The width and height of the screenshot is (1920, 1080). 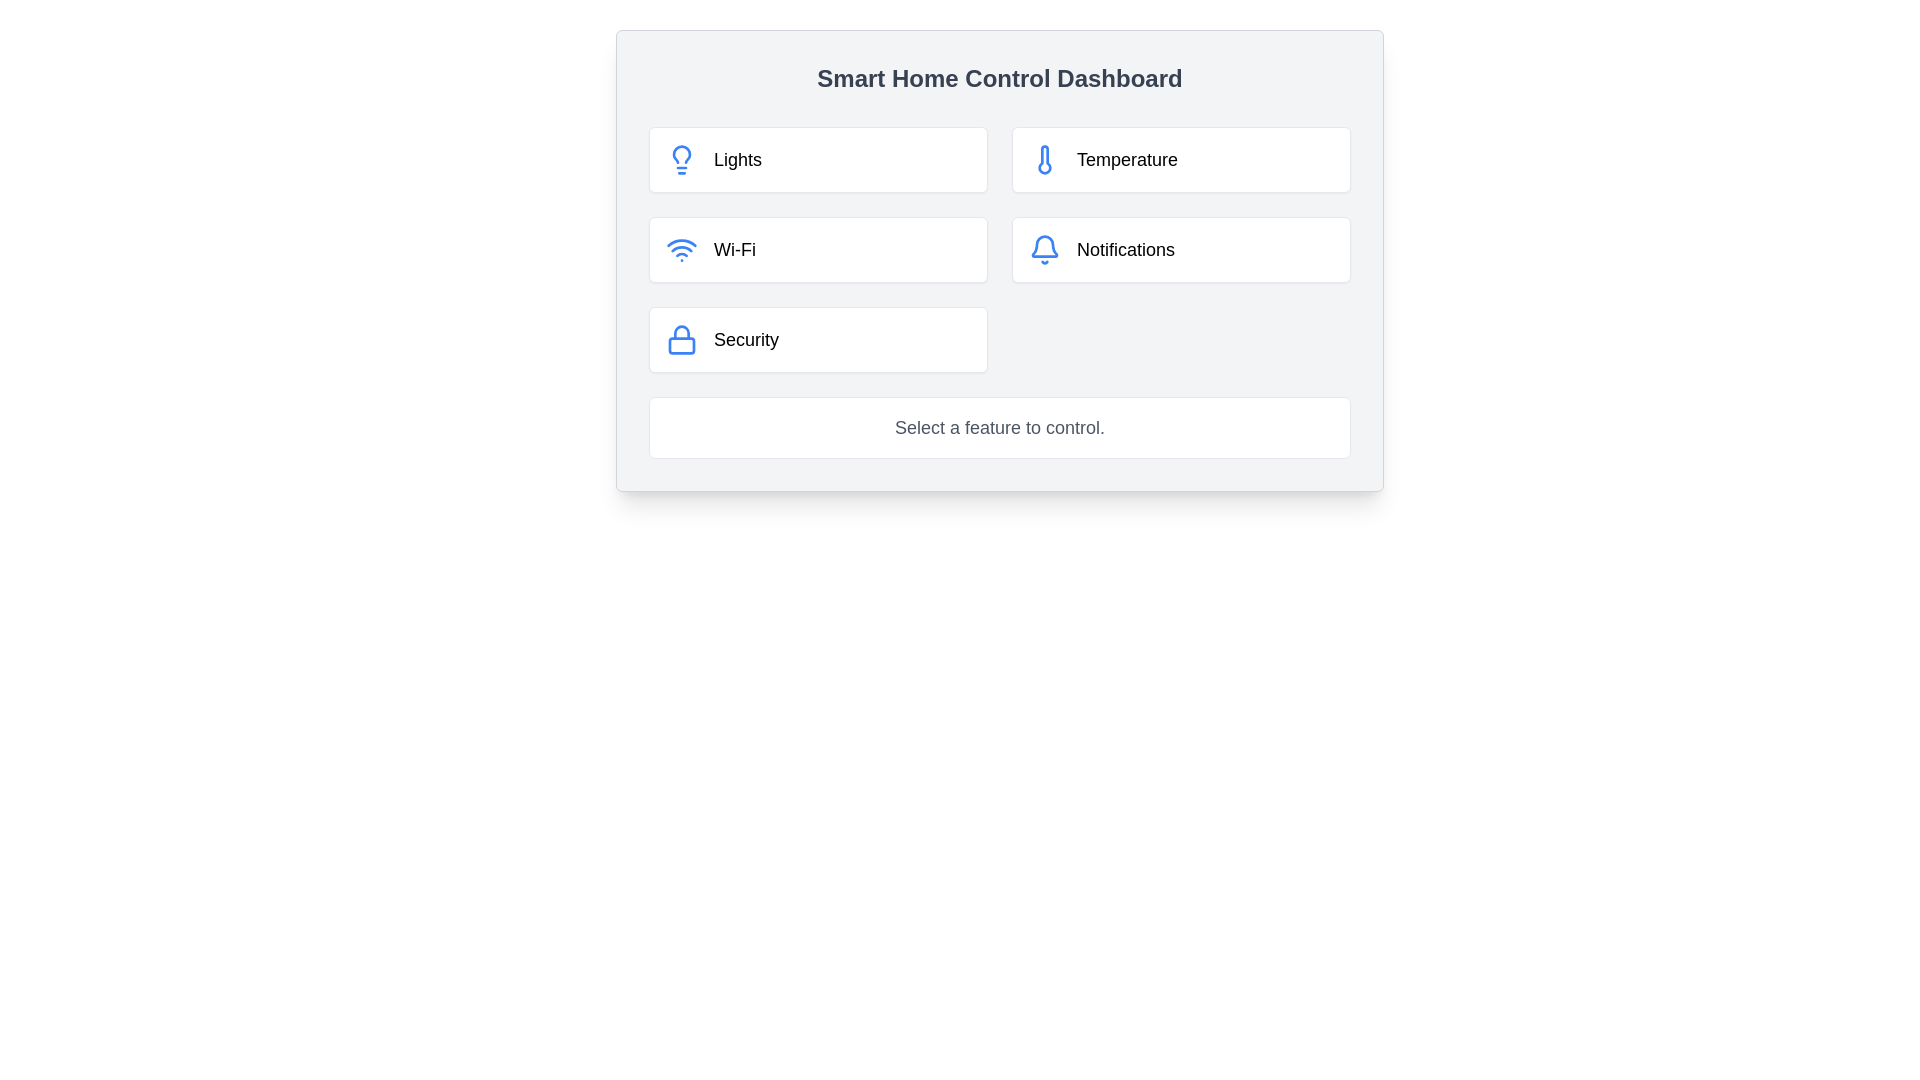 I want to click on the bottom part of the lock icon that represents the 'Security' feature adjacent to the label 'Security', so click(x=681, y=345).